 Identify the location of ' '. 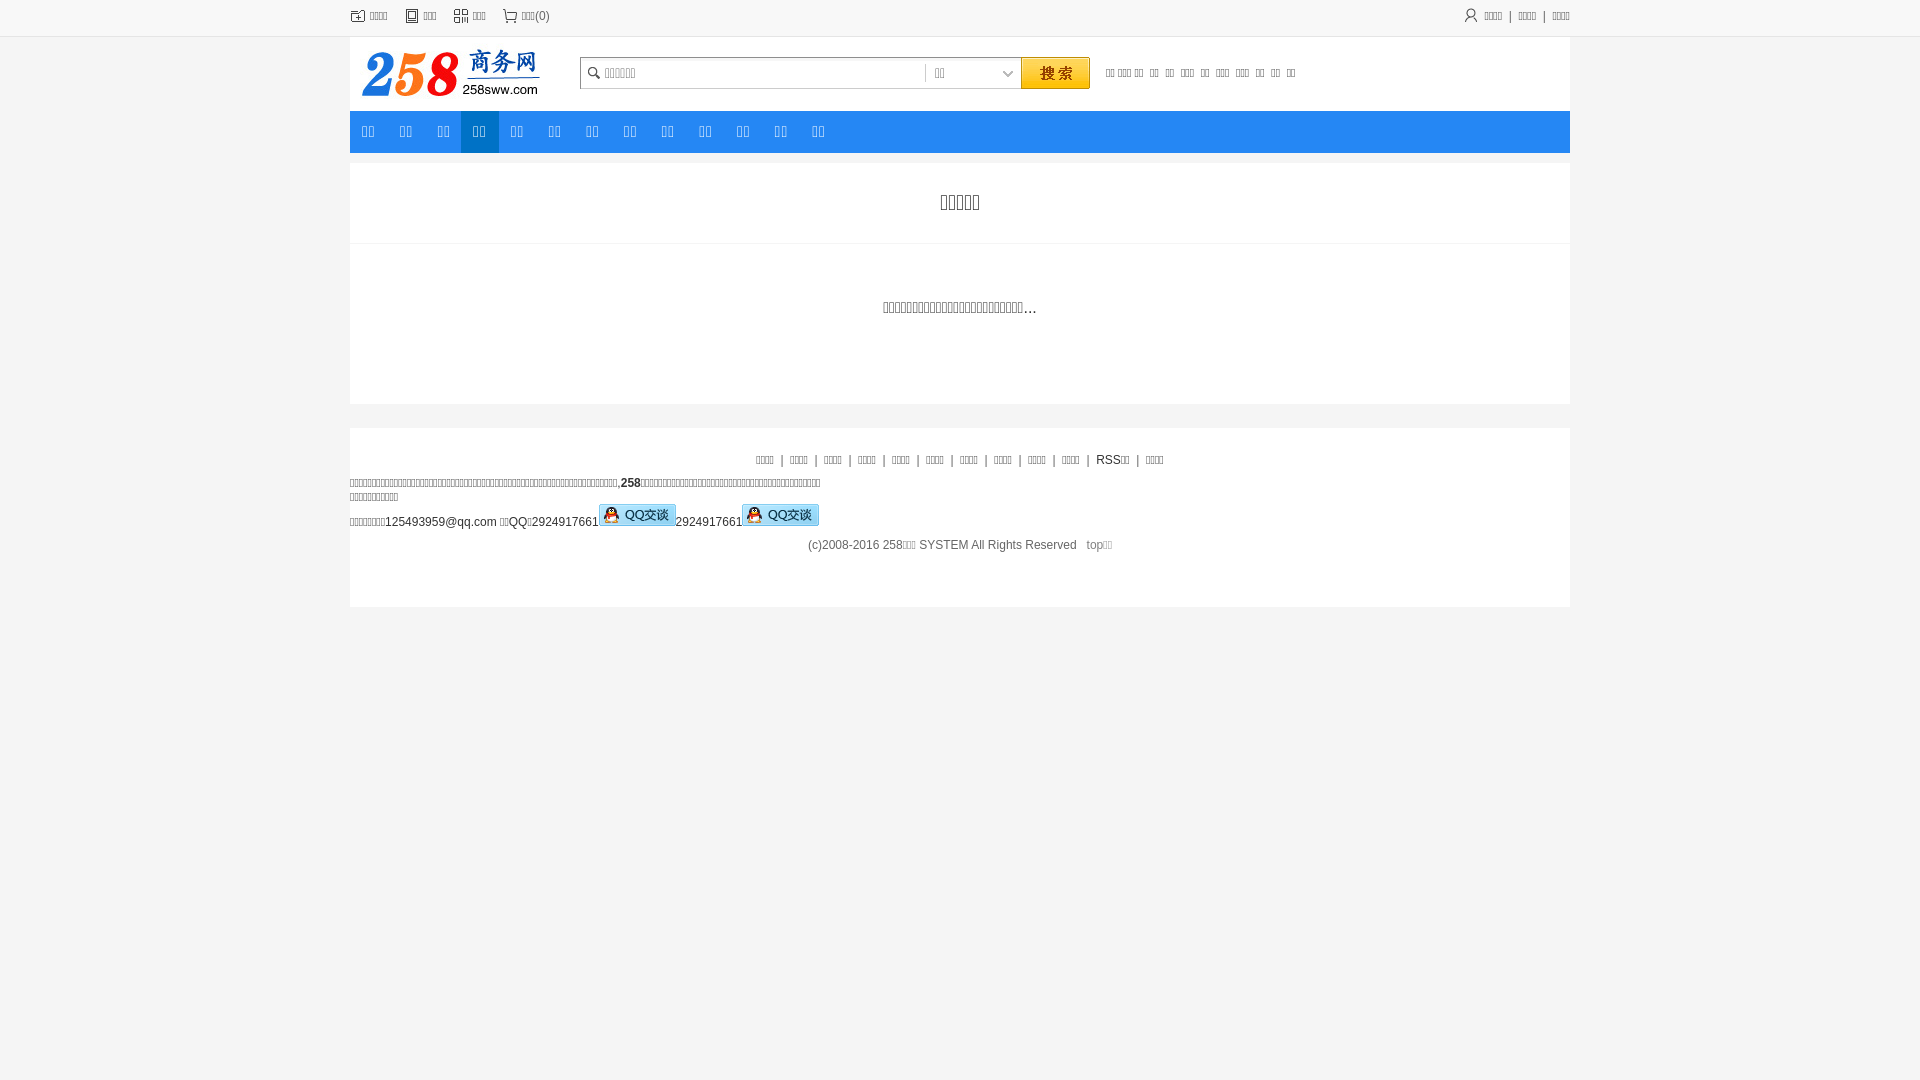
(1054, 73).